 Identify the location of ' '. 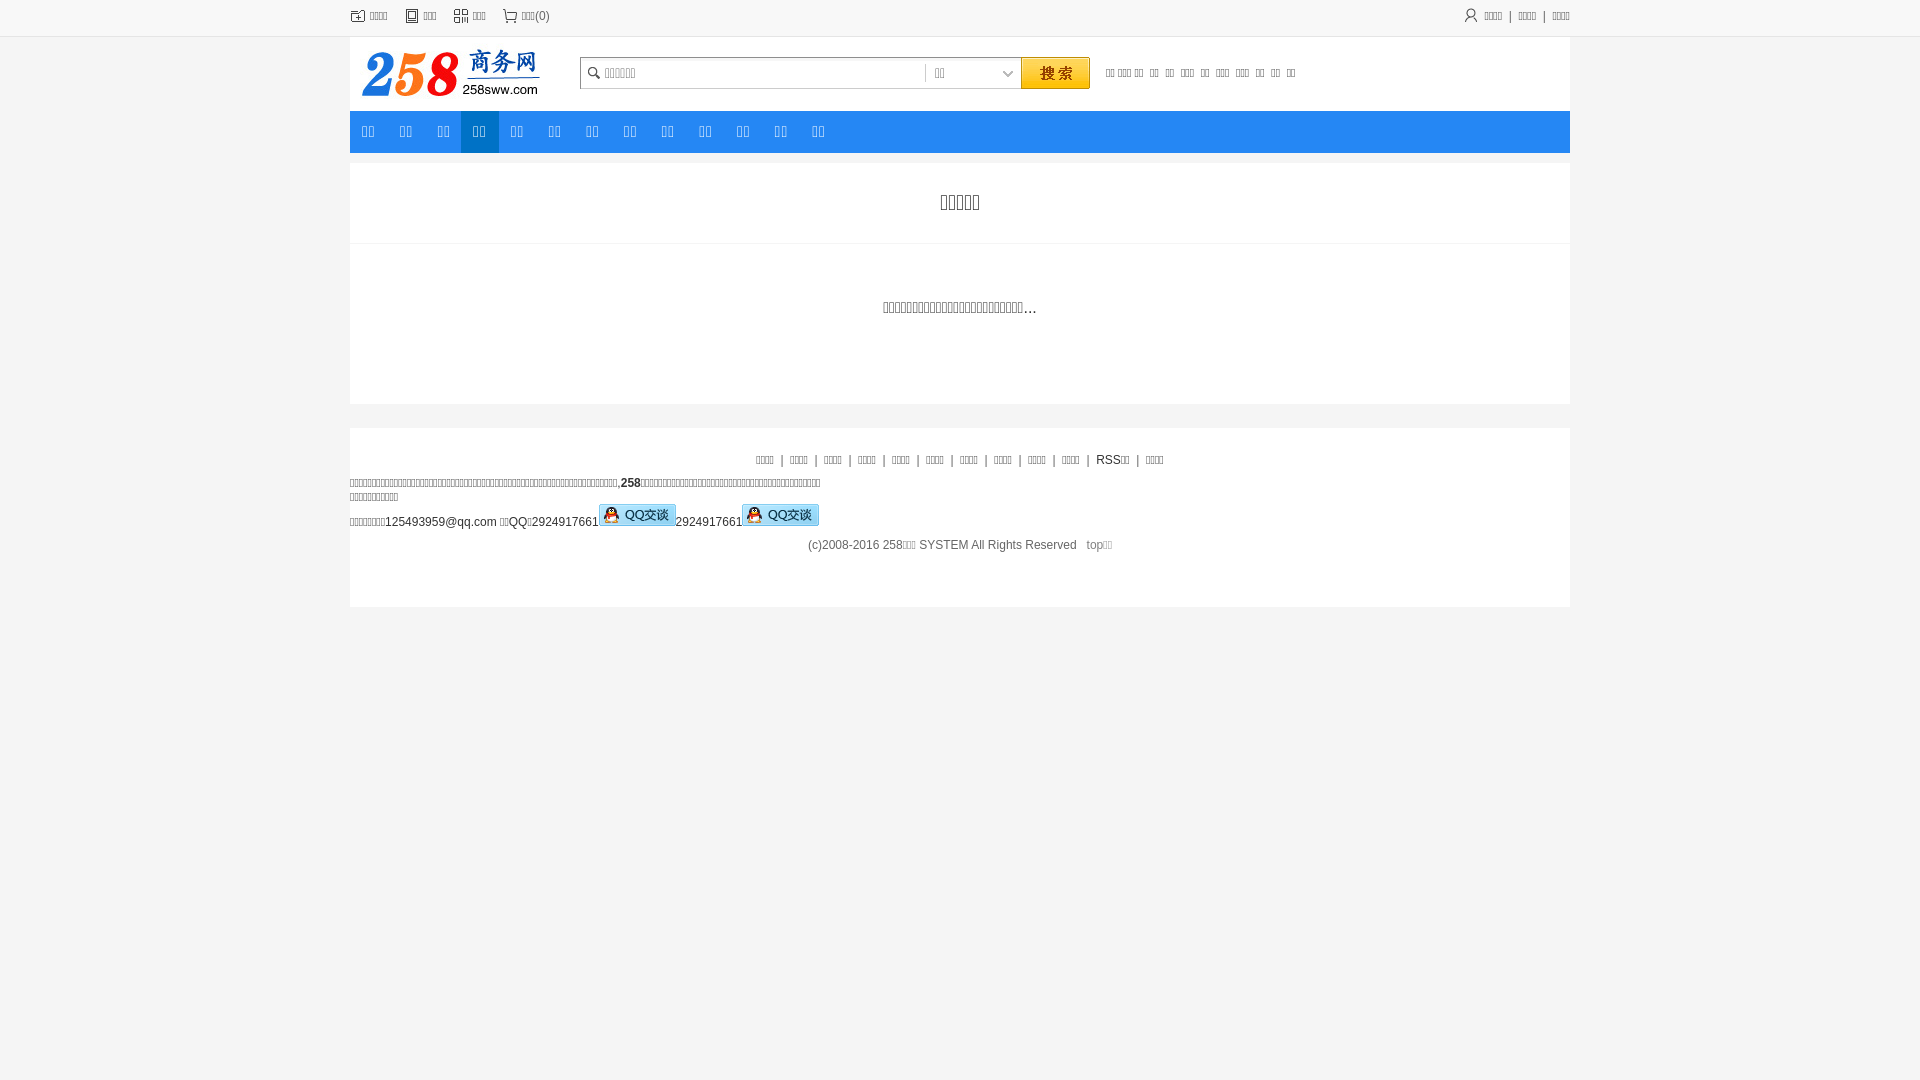
(1054, 73).